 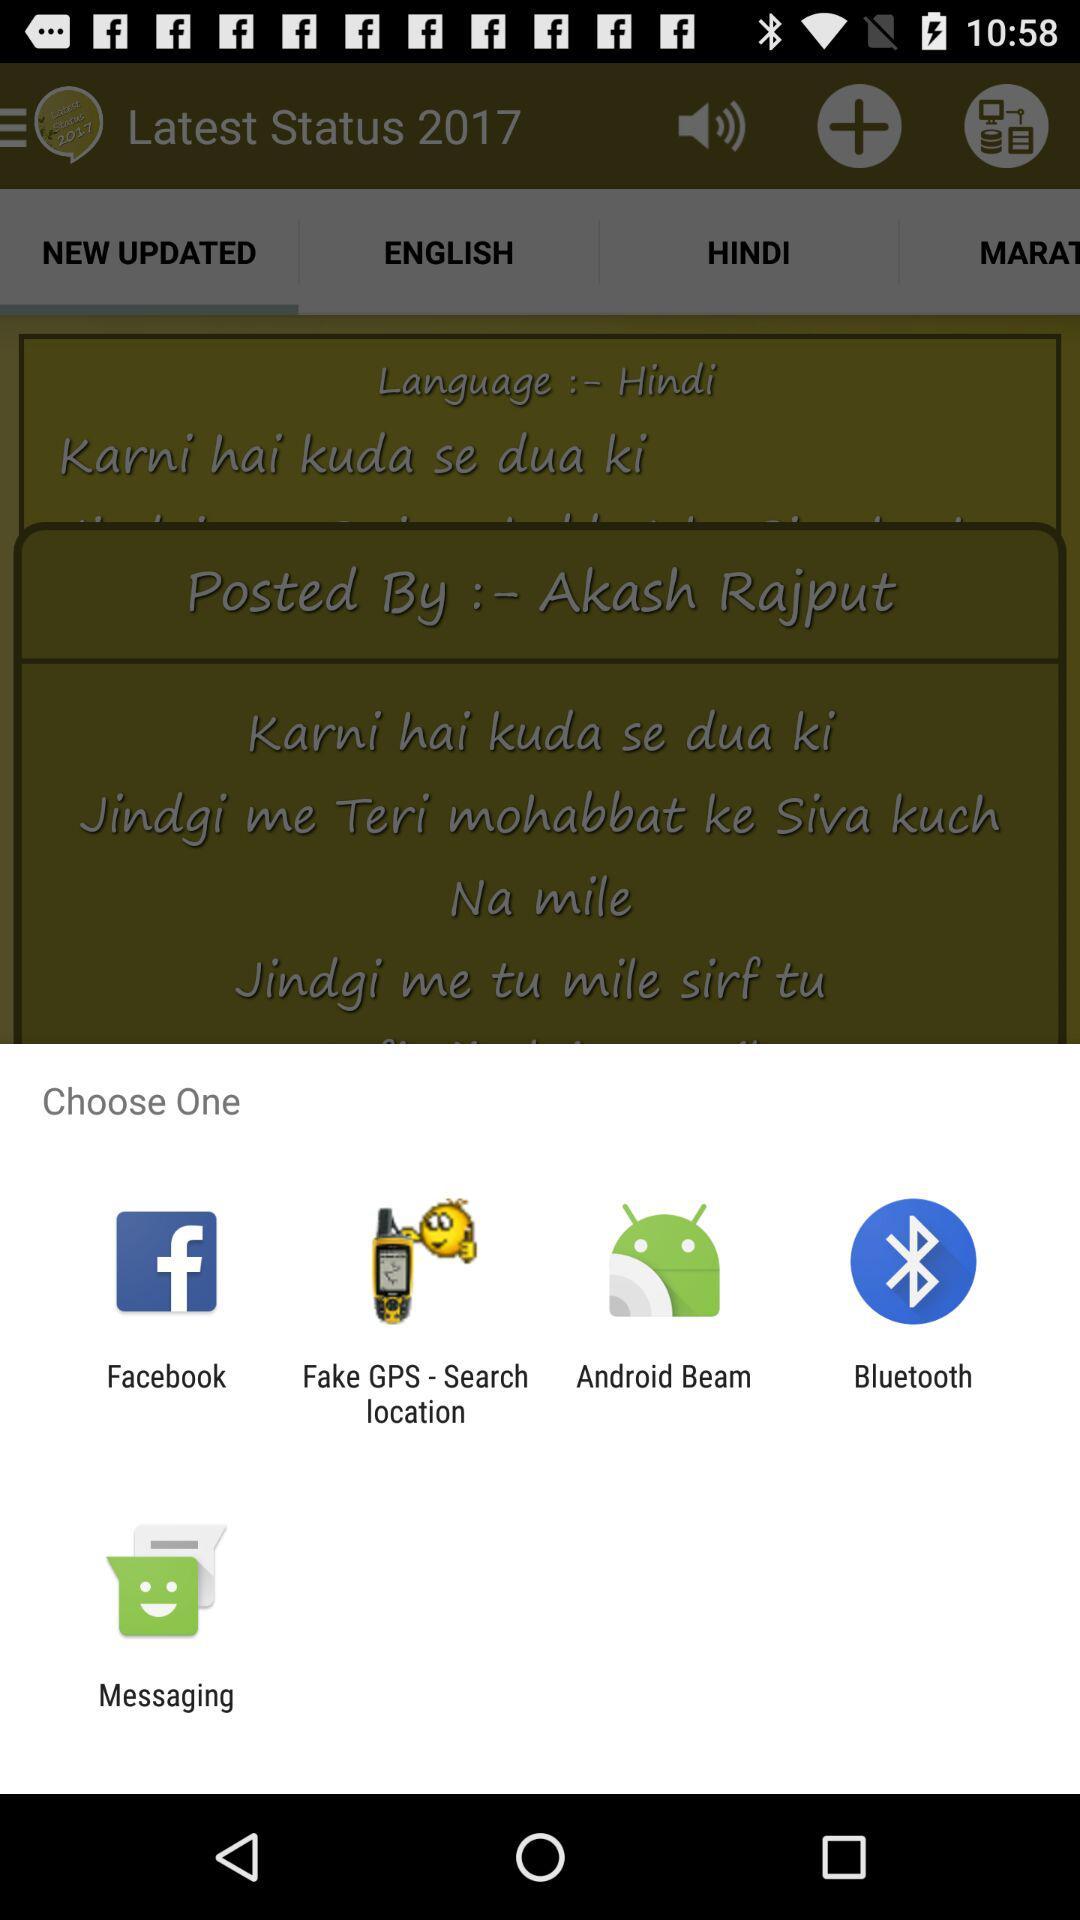 What do you see at coordinates (664, 1392) in the screenshot?
I see `the item to the left of bluetooth` at bounding box center [664, 1392].